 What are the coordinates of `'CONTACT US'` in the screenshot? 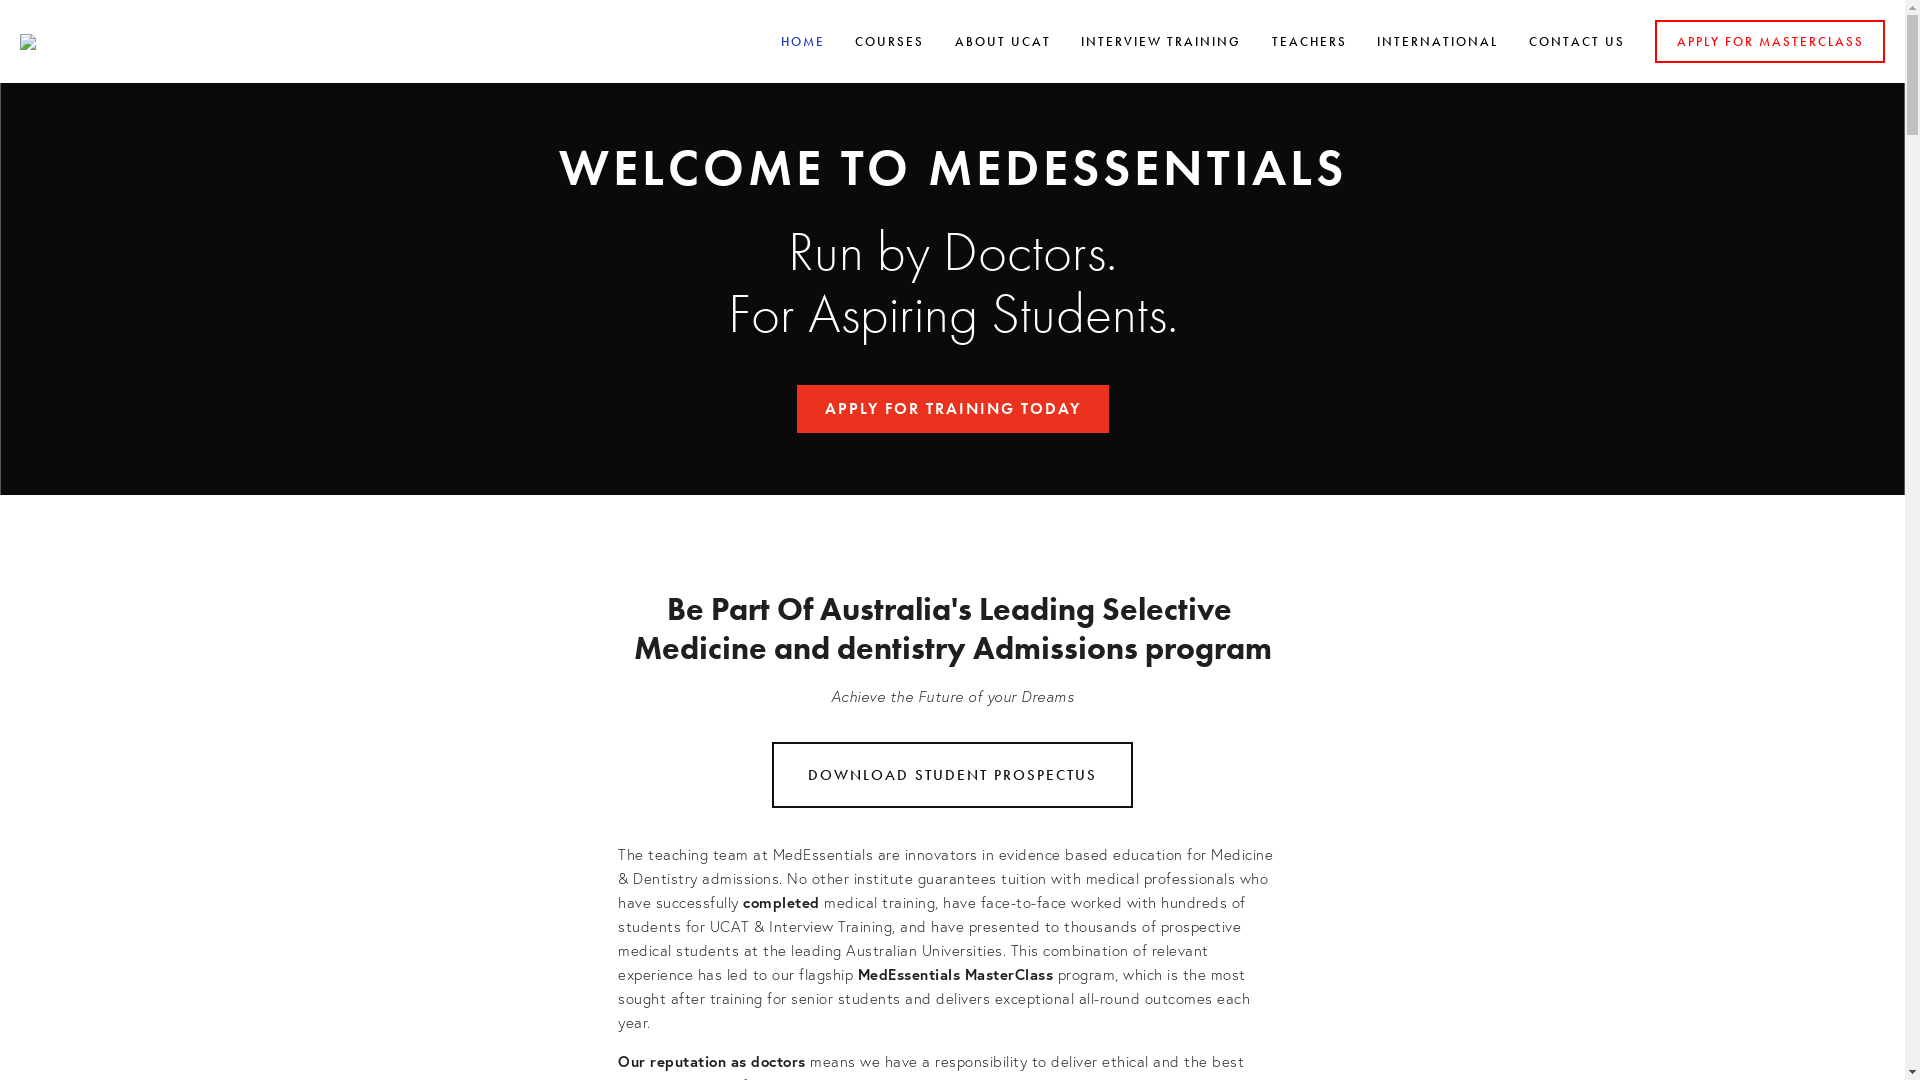 It's located at (1516, 41).